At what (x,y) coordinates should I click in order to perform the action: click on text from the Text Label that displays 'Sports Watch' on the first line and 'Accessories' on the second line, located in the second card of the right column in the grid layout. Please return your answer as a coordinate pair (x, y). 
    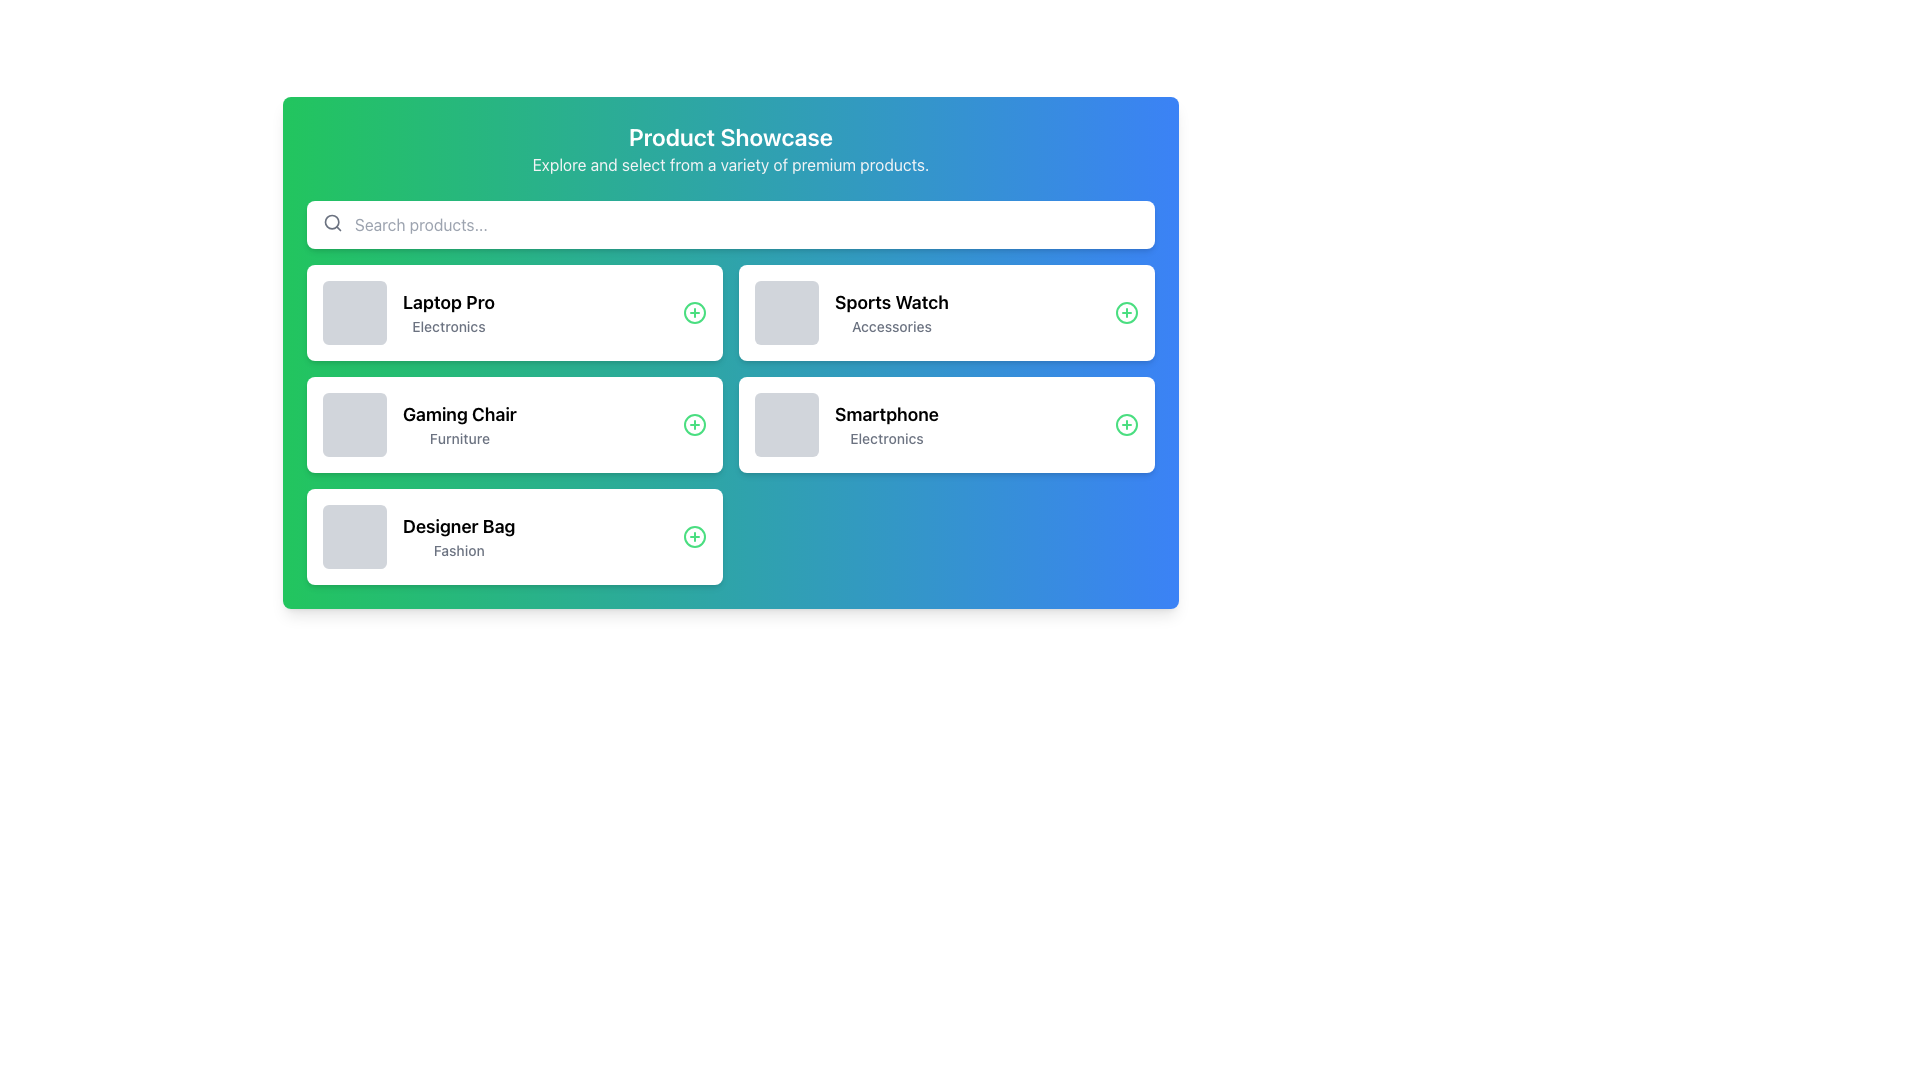
    Looking at the image, I should click on (890, 312).